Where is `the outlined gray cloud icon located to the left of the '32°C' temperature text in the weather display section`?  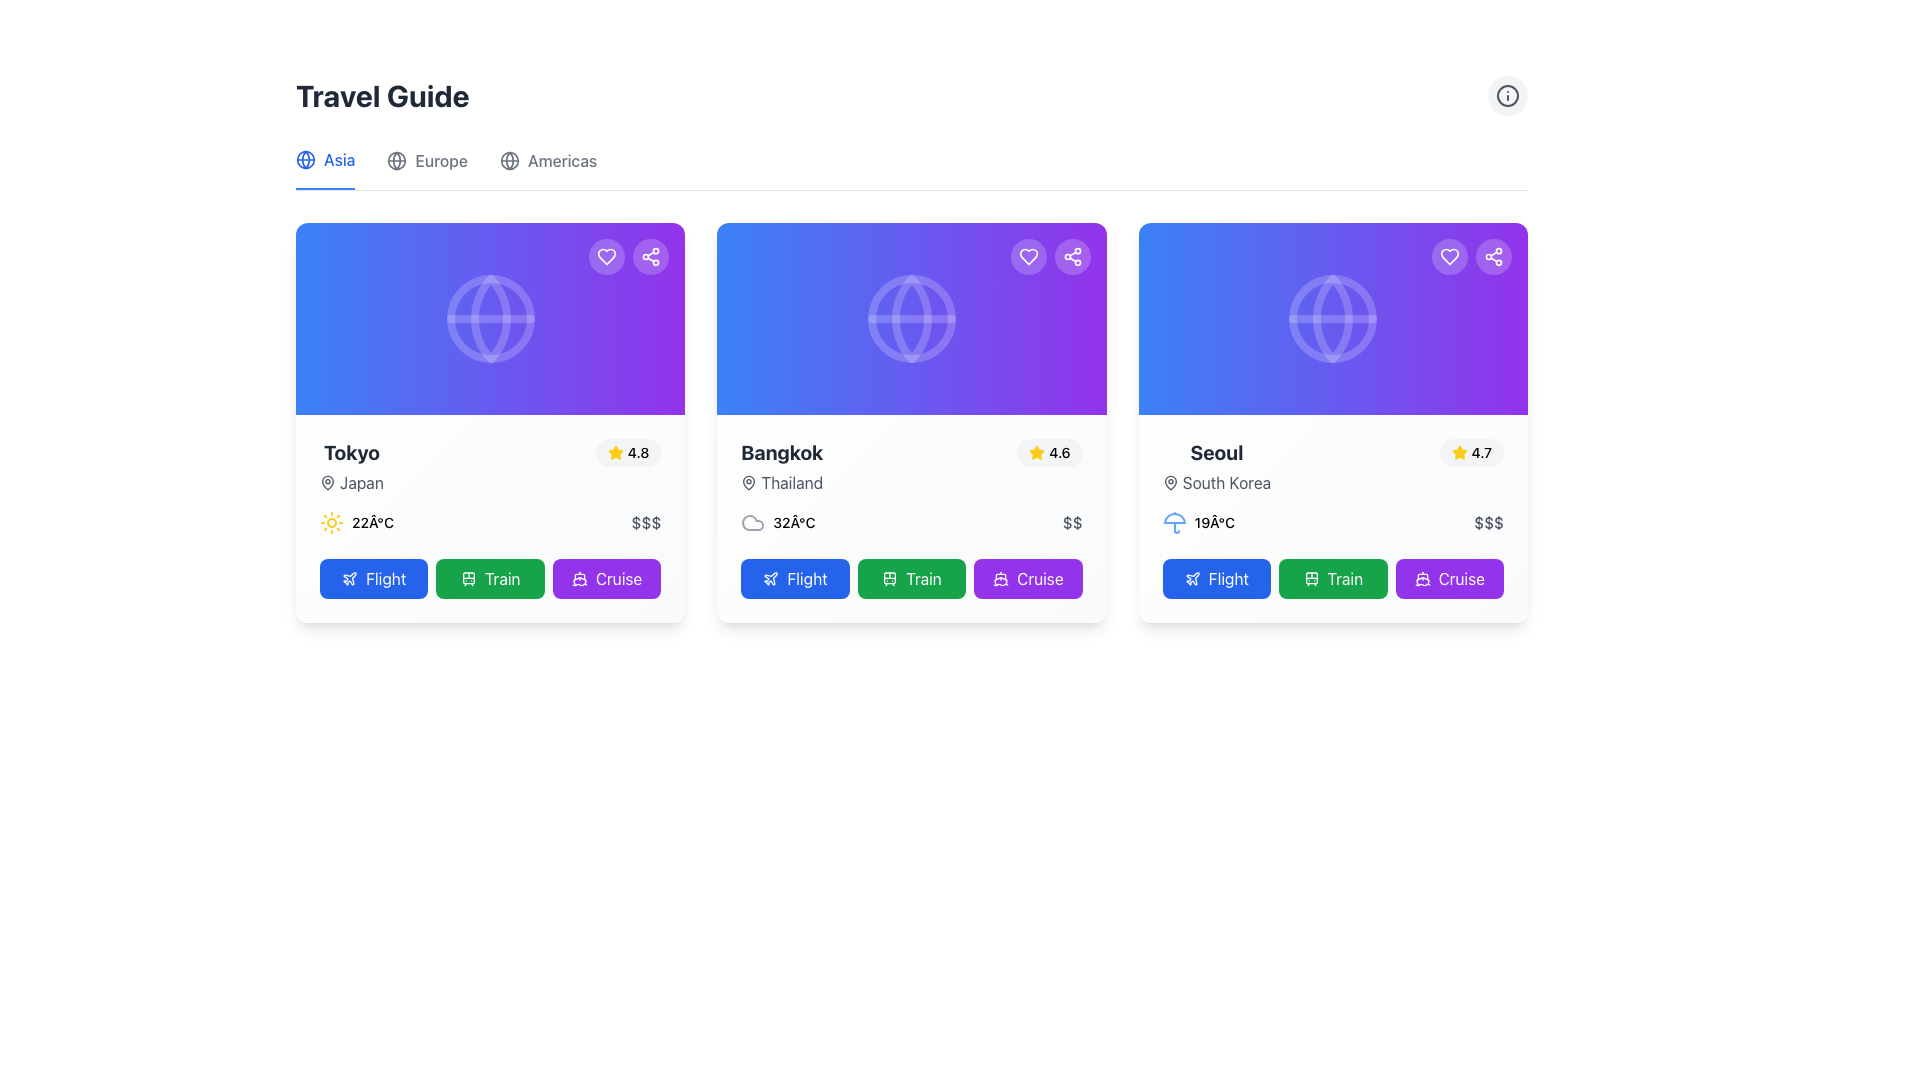 the outlined gray cloud icon located to the left of the '32°C' temperature text in the weather display section is located at coordinates (752, 522).